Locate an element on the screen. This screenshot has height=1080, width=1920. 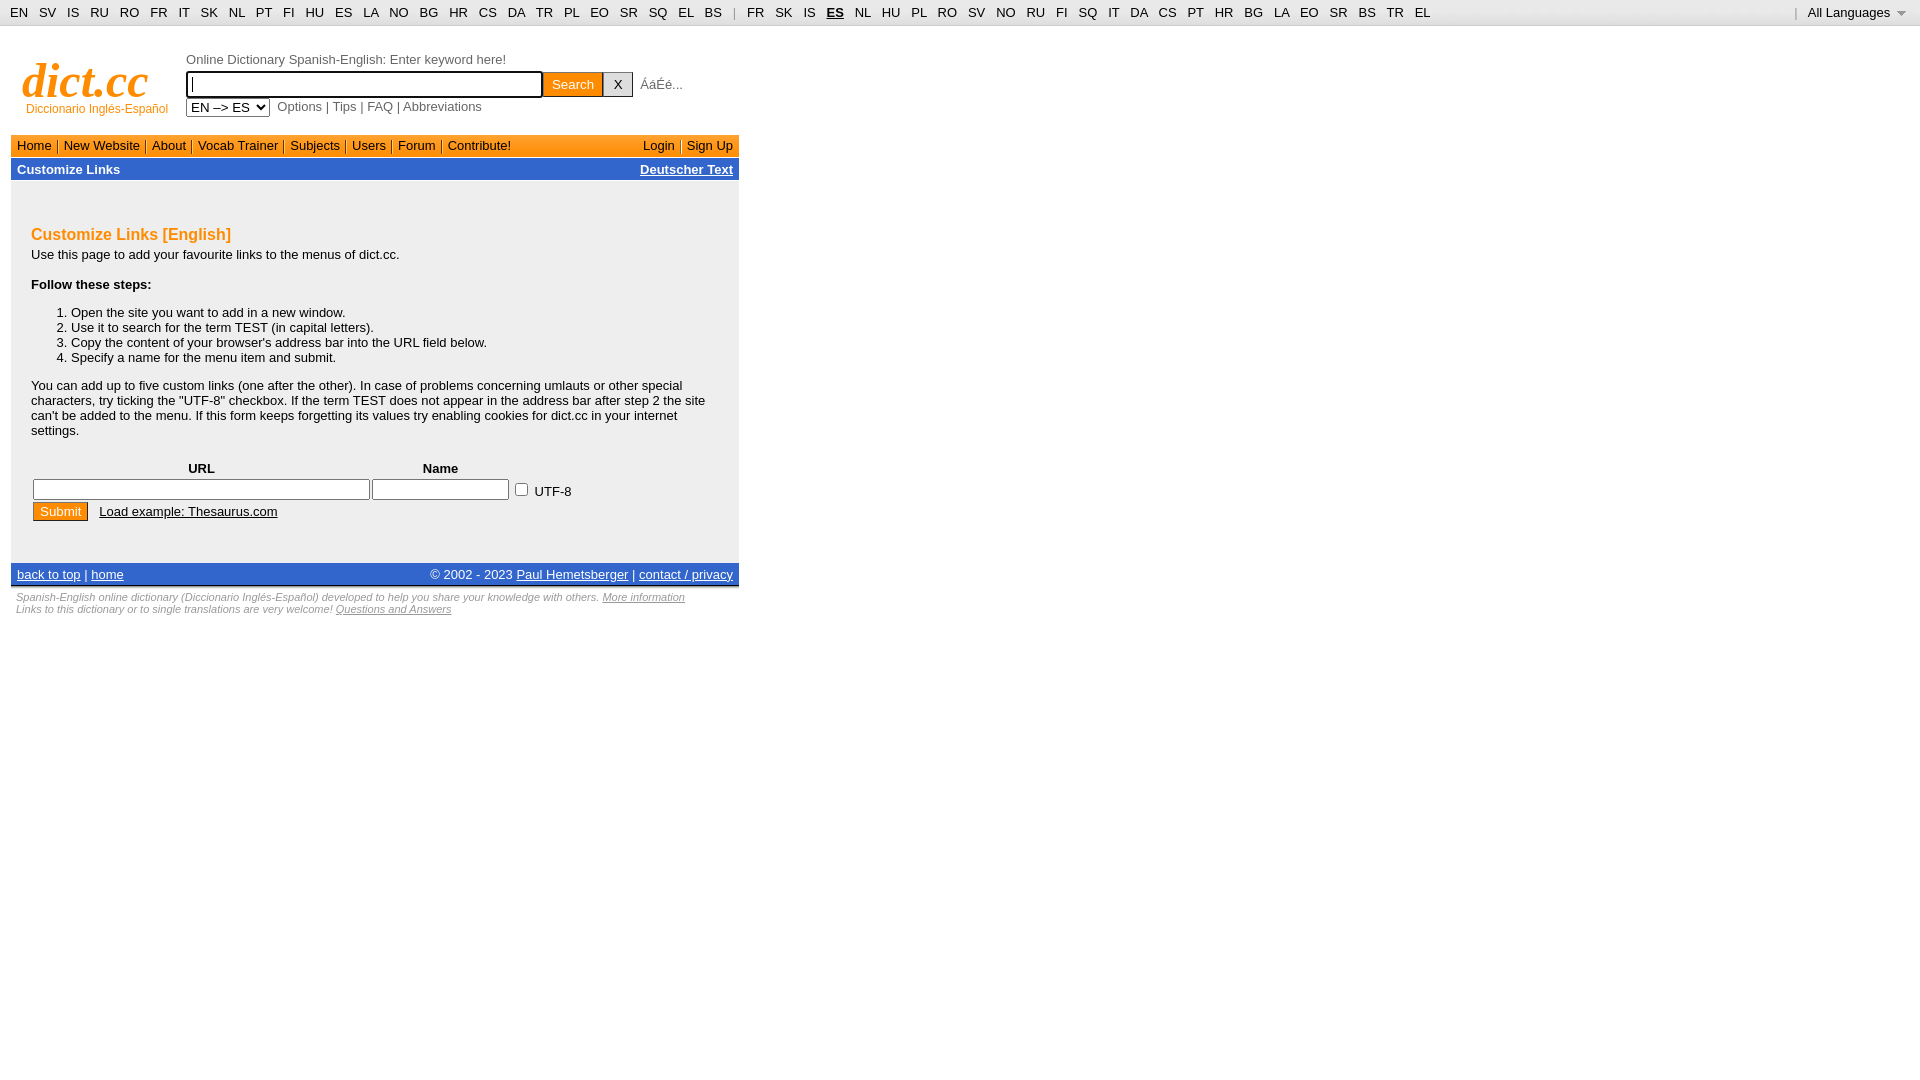
'TR' is located at coordinates (544, 12).